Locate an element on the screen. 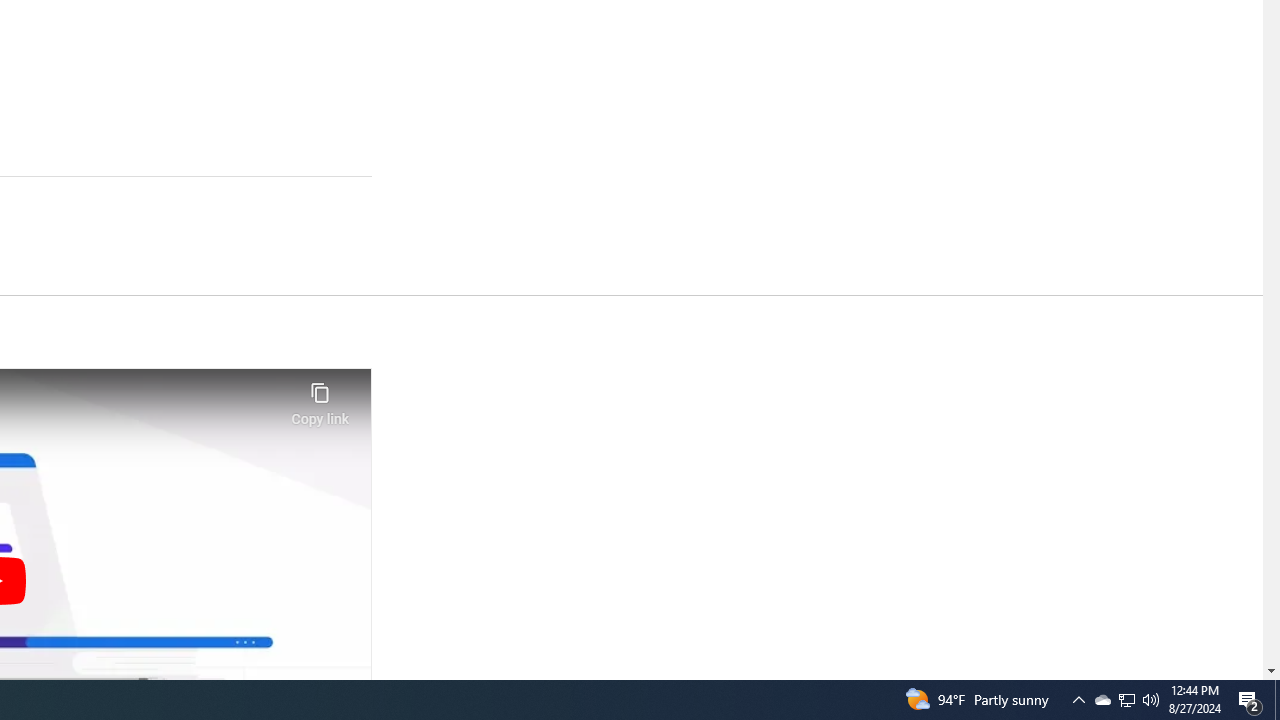 Image resolution: width=1280 pixels, height=720 pixels. 'Copy link' is located at coordinates (320, 398).